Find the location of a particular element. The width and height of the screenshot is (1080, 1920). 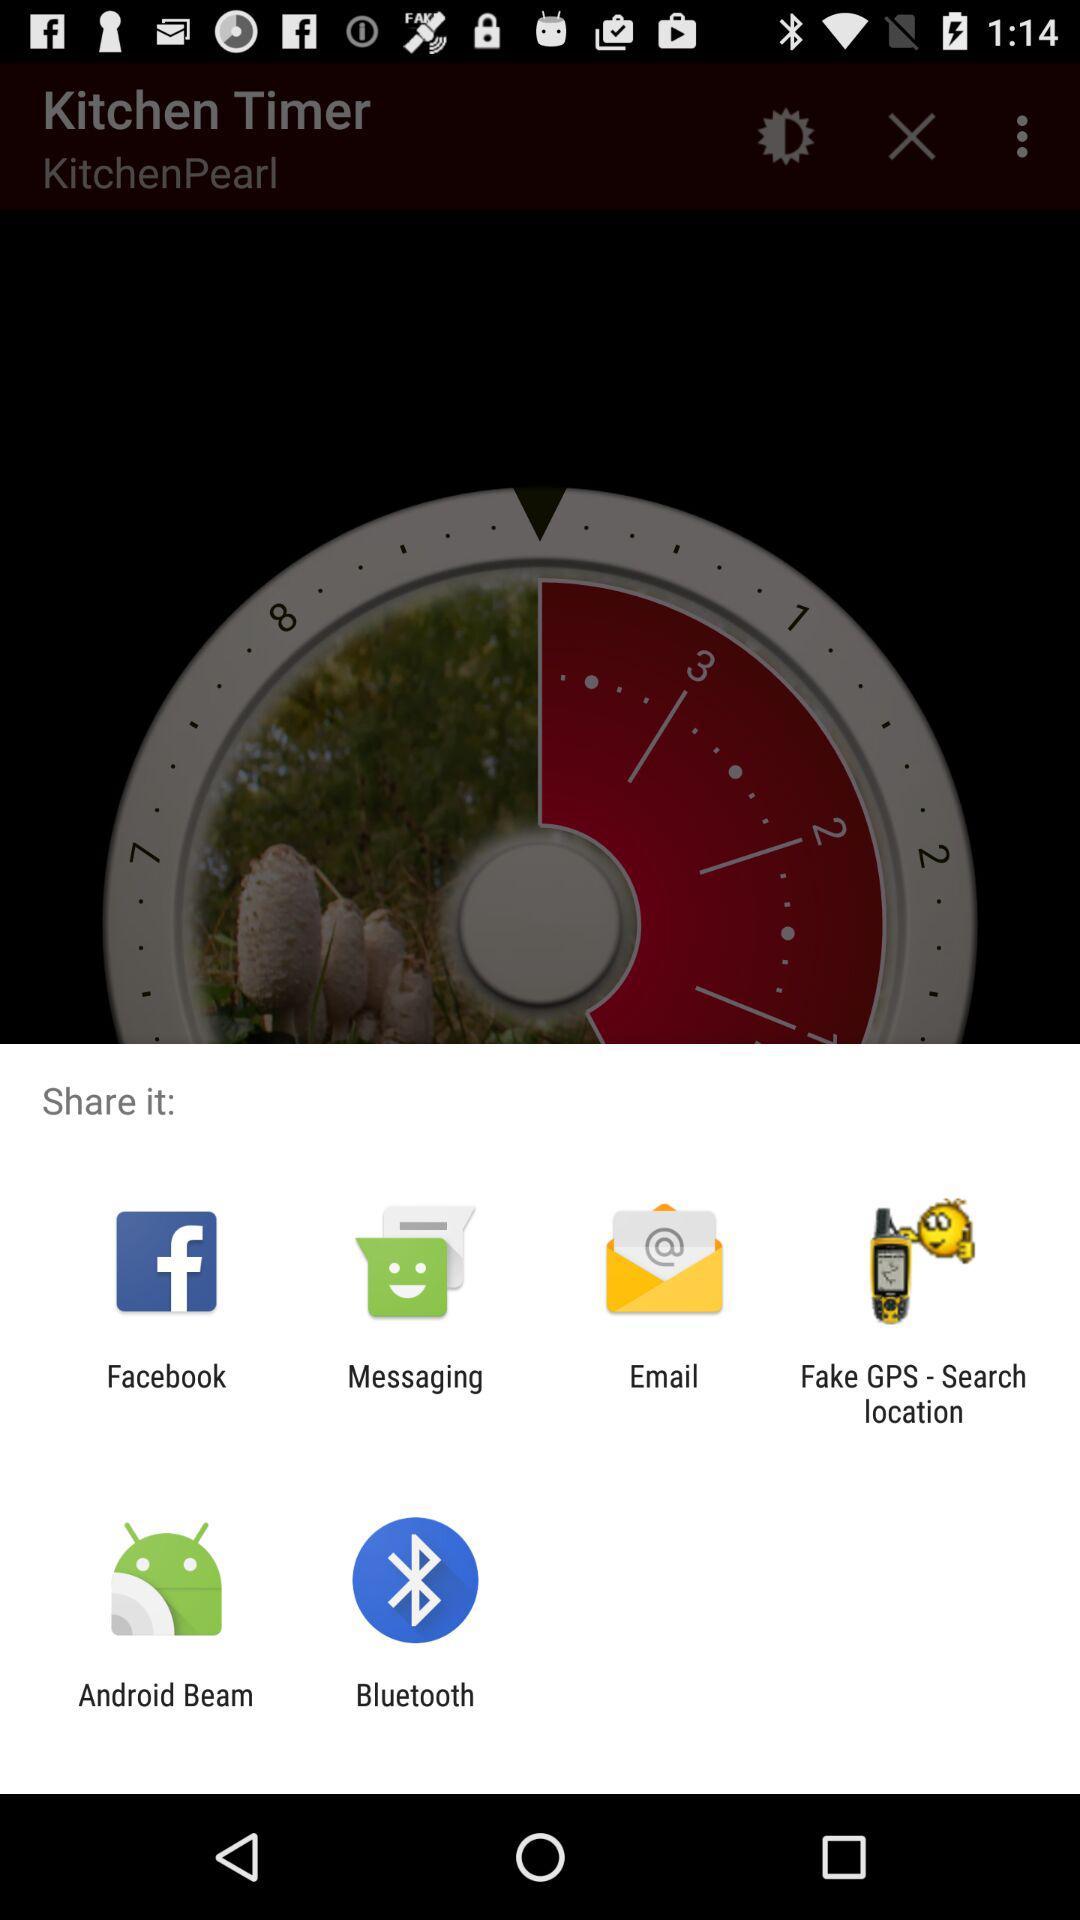

the fake gps search item is located at coordinates (913, 1392).